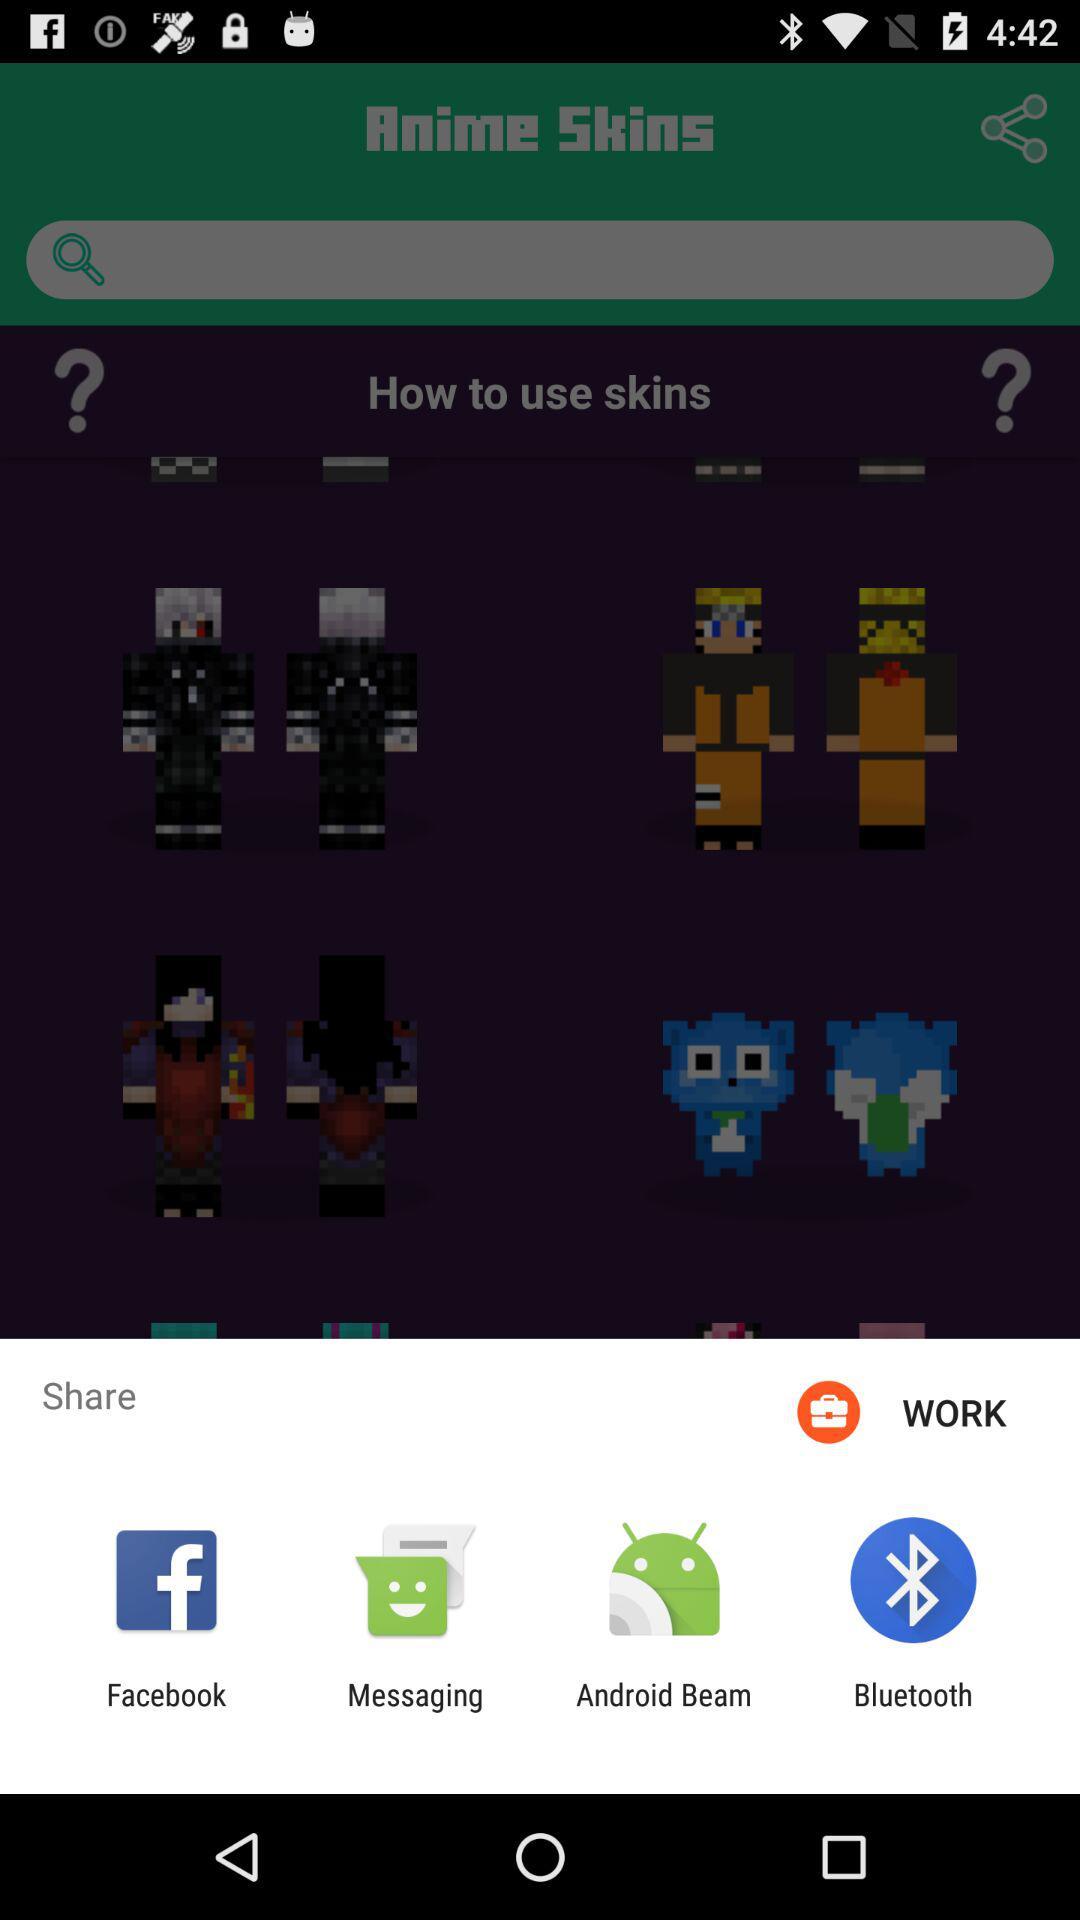 The width and height of the screenshot is (1080, 1920). What do you see at coordinates (913, 1711) in the screenshot?
I see `the bluetooth item` at bounding box center [913, 1711].